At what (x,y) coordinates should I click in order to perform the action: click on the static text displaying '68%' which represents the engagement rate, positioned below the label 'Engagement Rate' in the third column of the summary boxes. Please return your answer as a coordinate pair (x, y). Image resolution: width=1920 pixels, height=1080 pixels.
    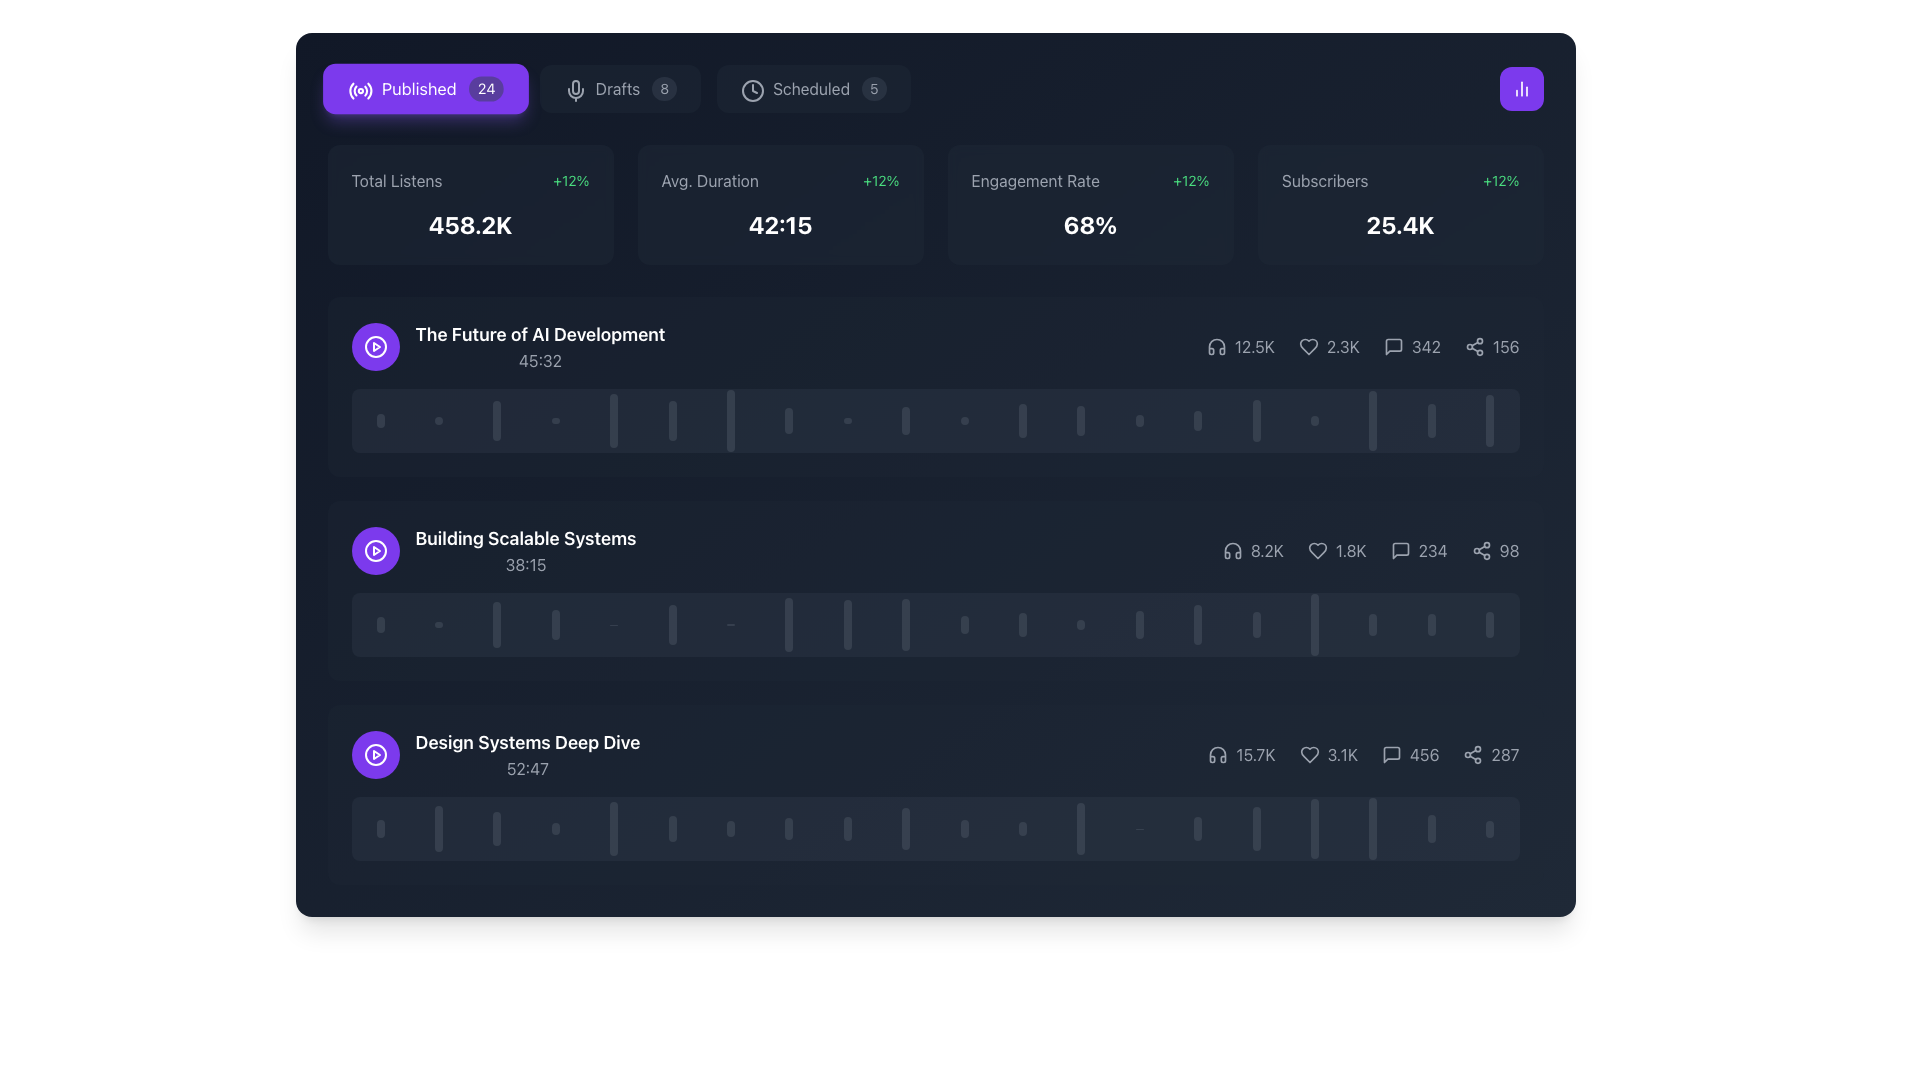
    Looking at the image, I should click on (1089, 224).